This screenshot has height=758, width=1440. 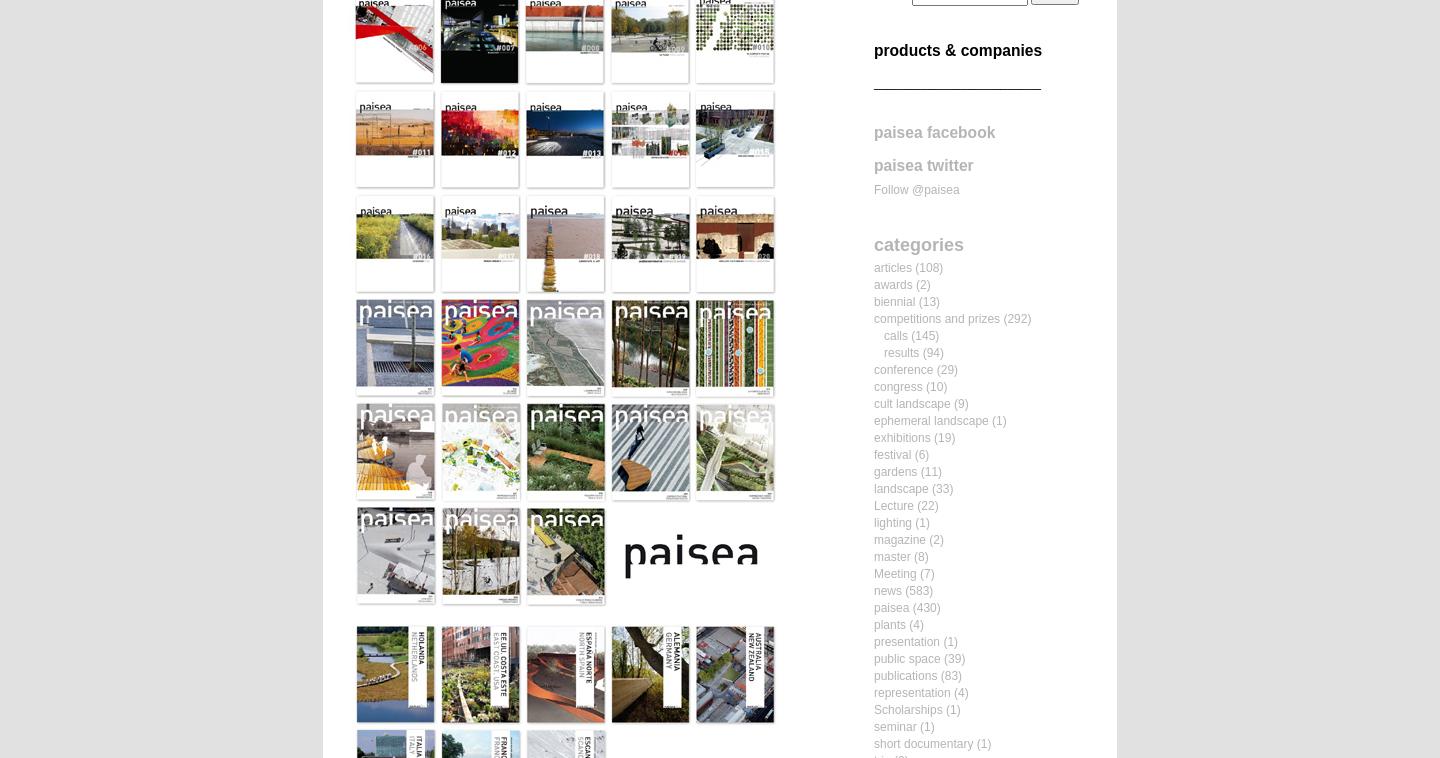 What do you see at coordinates (923, 743) in the screenshot?
I see `'short documentary'` at bounding box center [923, 743].